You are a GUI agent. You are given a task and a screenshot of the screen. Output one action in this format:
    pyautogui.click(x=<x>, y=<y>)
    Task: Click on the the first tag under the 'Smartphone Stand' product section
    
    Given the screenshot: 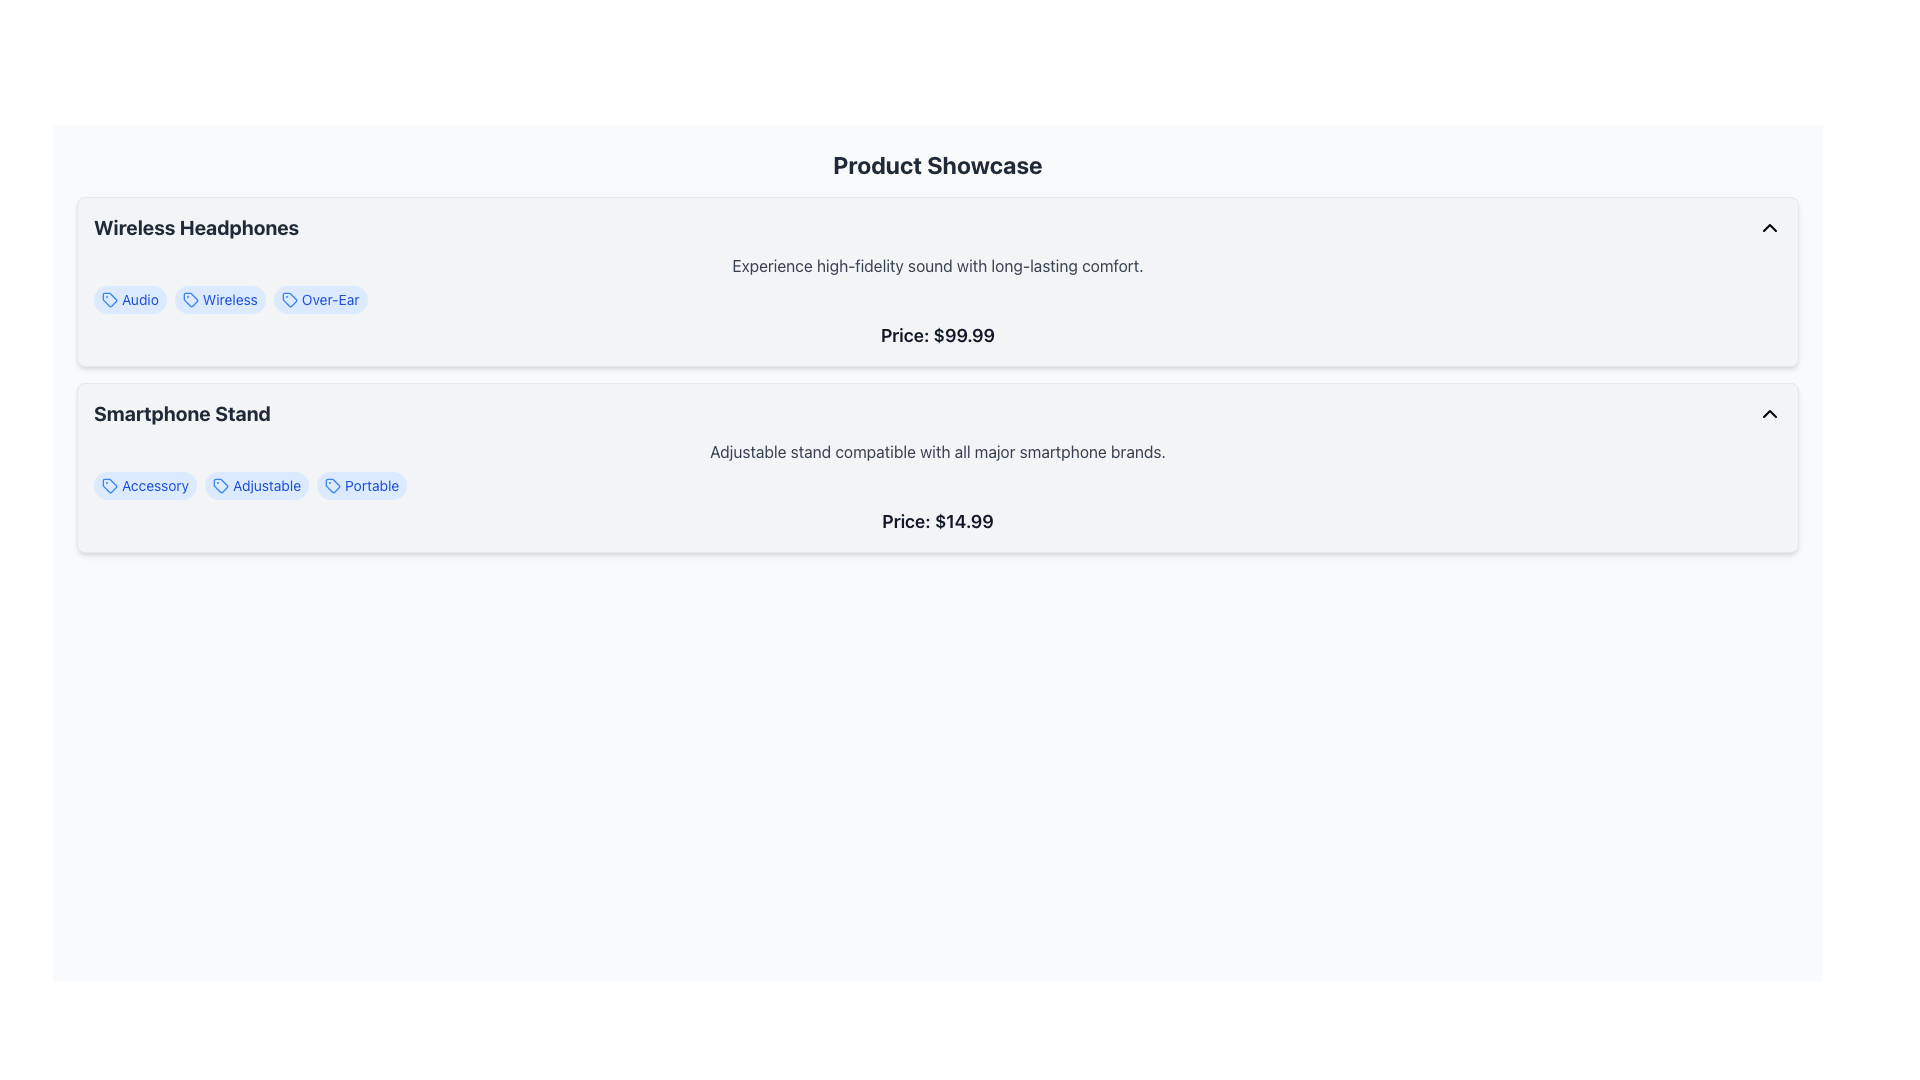 What is the action you would take?
    pyautogui.click(x=144, y=486)
    